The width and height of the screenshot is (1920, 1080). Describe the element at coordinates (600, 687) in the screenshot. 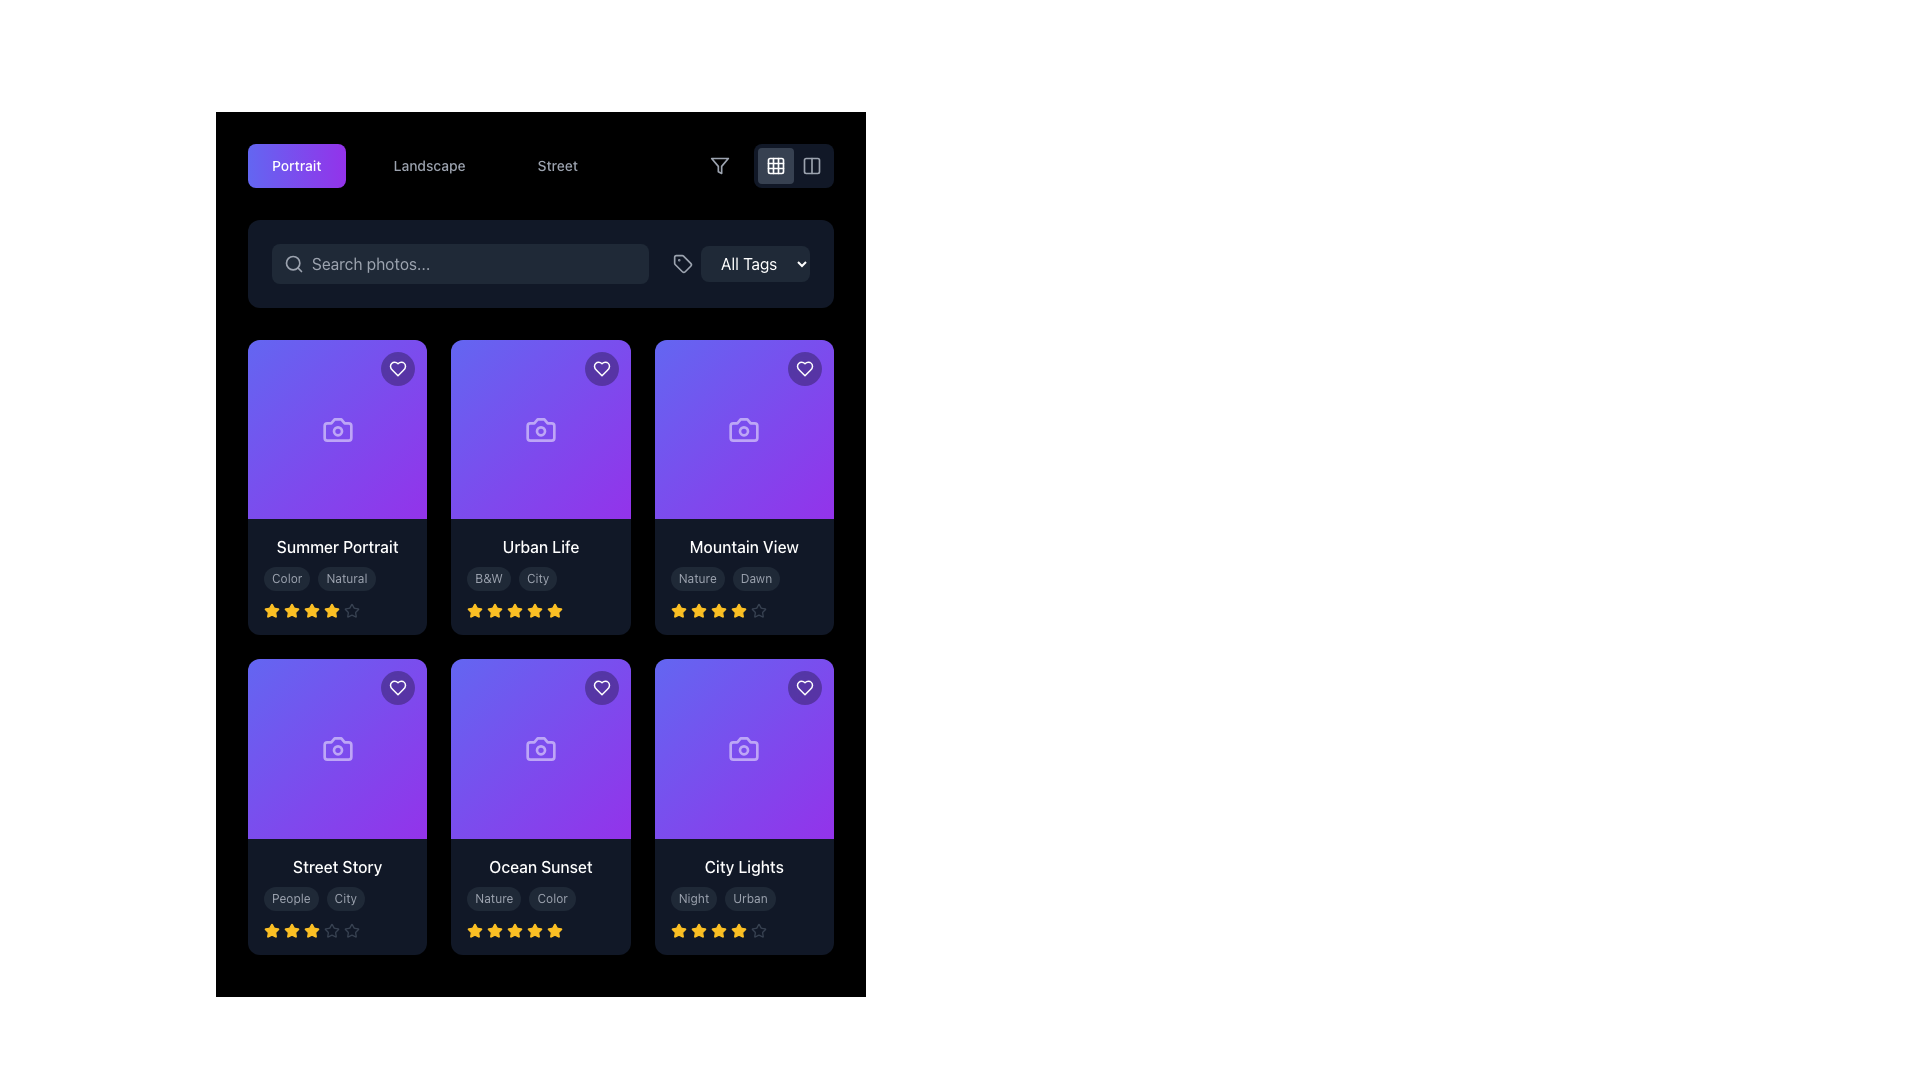

I see `the circular button with a semi-transparent black background and a white heart icon inside, located in the top-right corner of the 'Ocean Sunset' card, to mark the item as favorite` at that location.